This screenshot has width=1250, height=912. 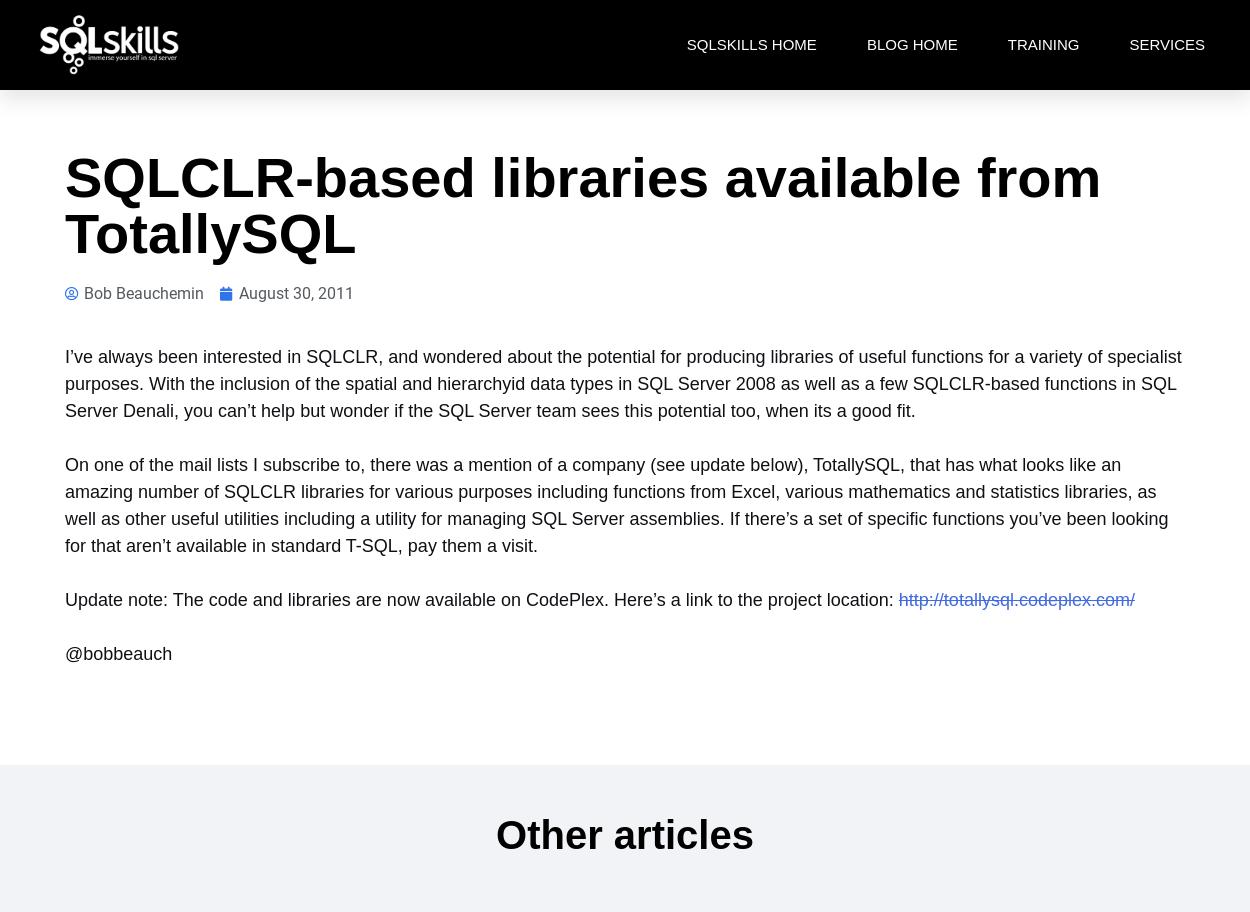 What do you see at coordinates (615, 504) in the screenshot?
I see `'On one of the mail lists I subscribe to, there was a mention of a company (see update below), TotallySQL, that has what looks like an amazing number of SQLCLR libraries for various purposes including functions from Excel, various mathematics and statistics libraries, as well as other useful utilities including a utility for managing SQL Server assemblies. If there’s a set of specific functions you’ve been looking for that aren’t available in standard T-SQL, pay them a visit.'` at bounding box center [615, 504].